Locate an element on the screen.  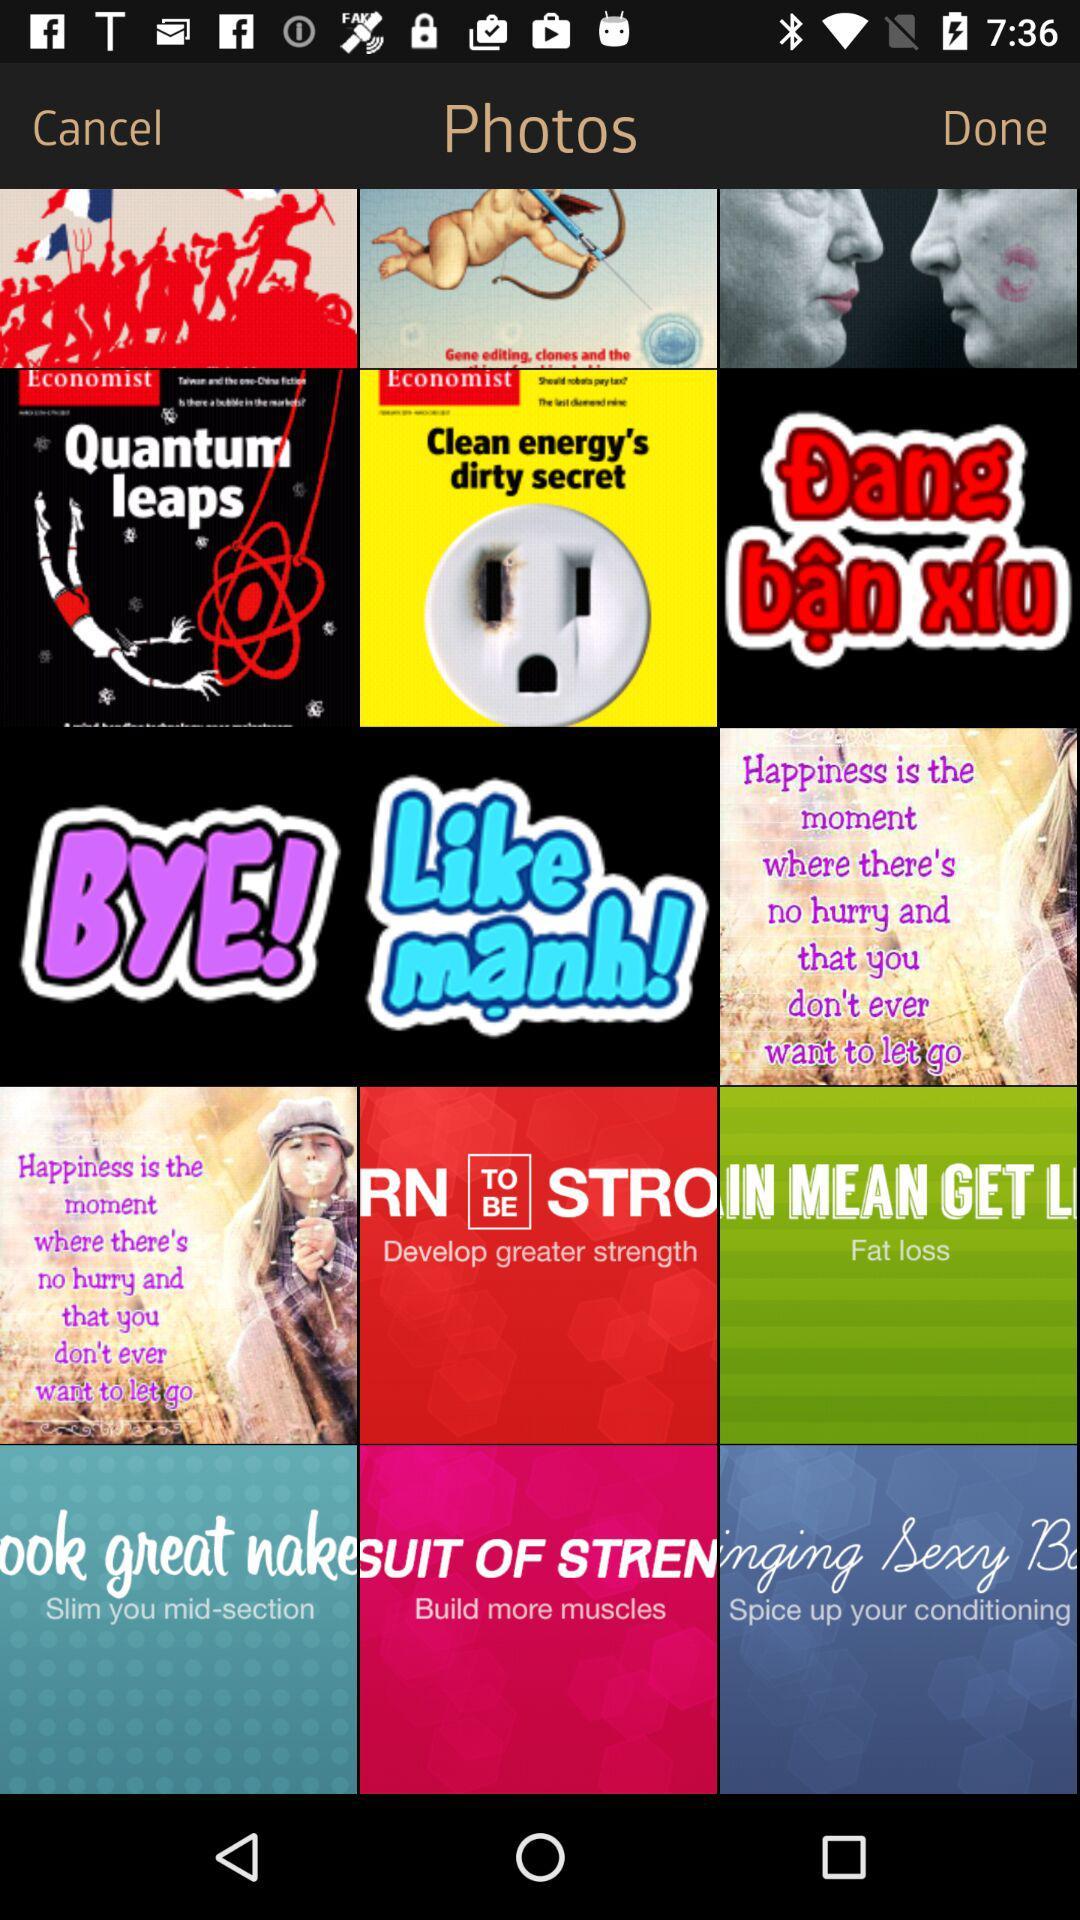
choose photo option is located at coordinates (177, 277).